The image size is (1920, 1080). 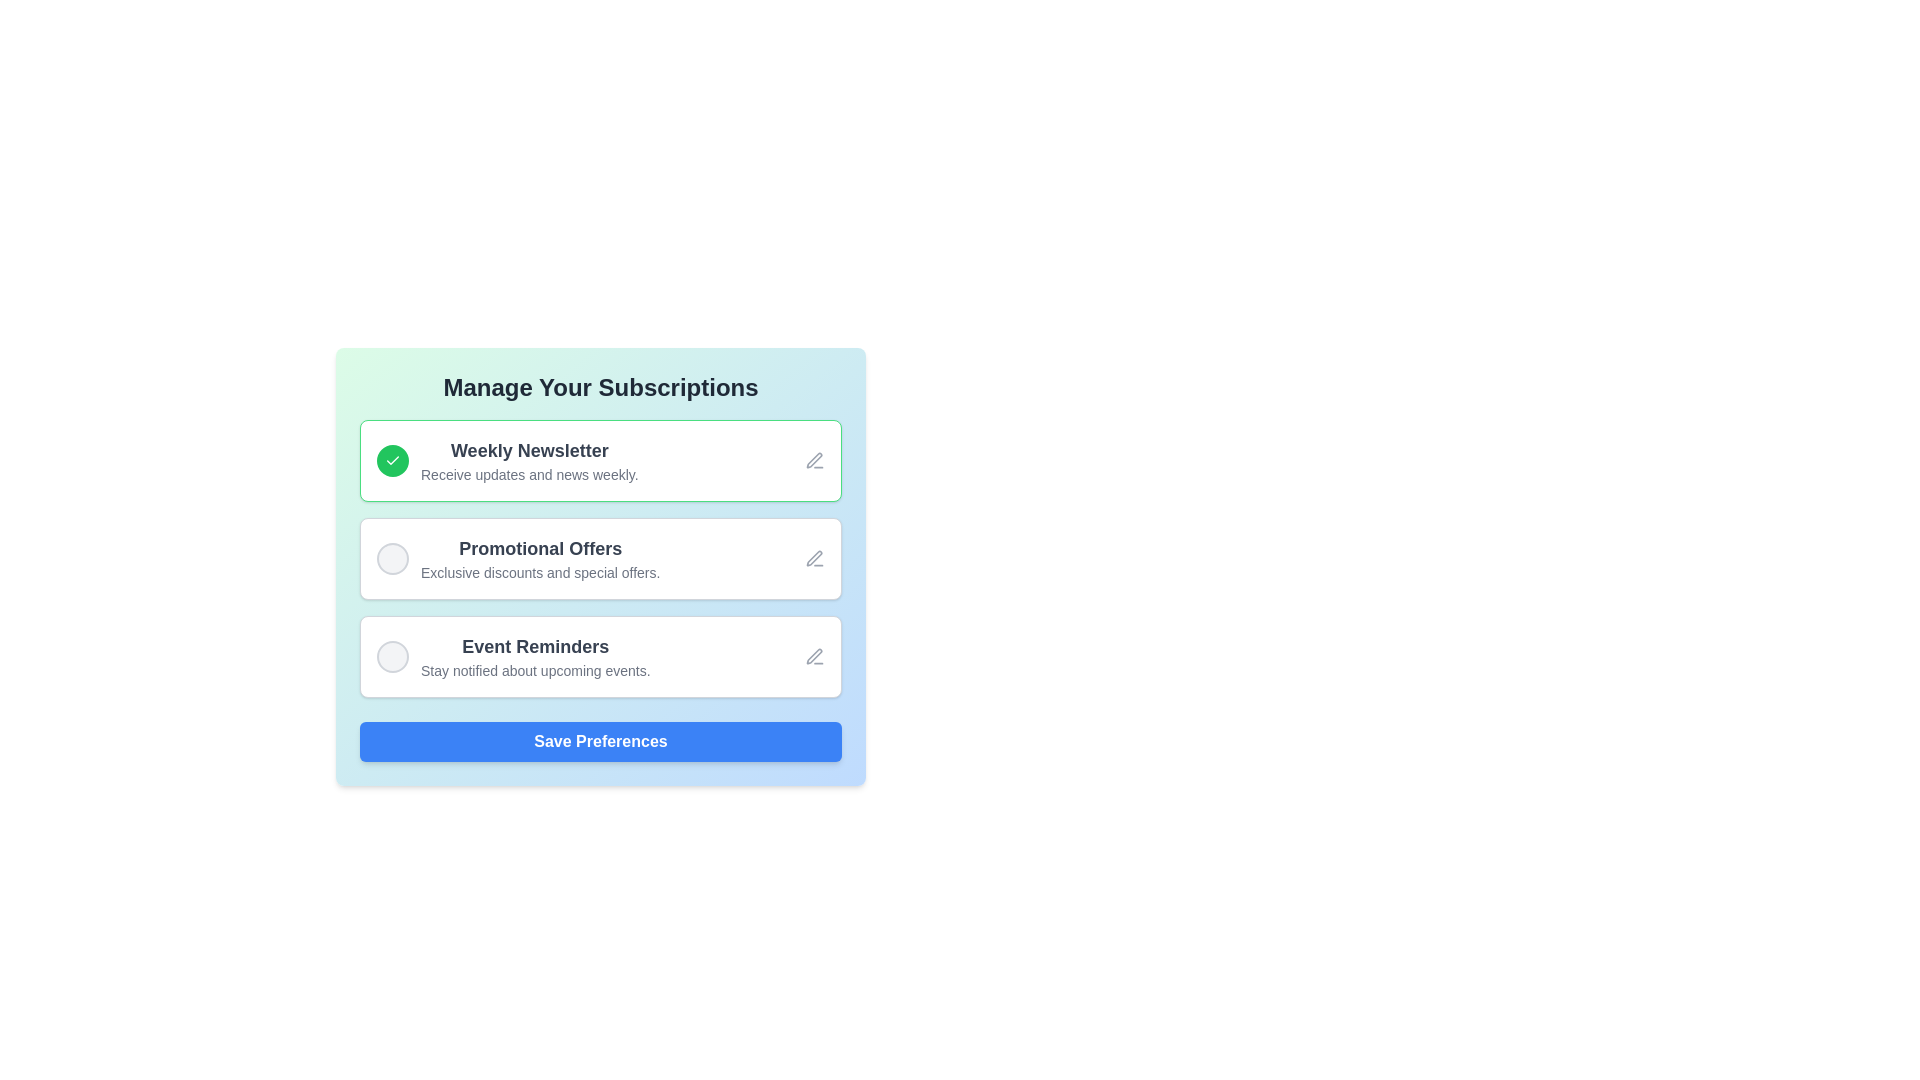 What do you see at coordinates (507, 461) in the screenshot?
I see `the subscription option for the weekly newsletter` at bounding box center [507, 461].